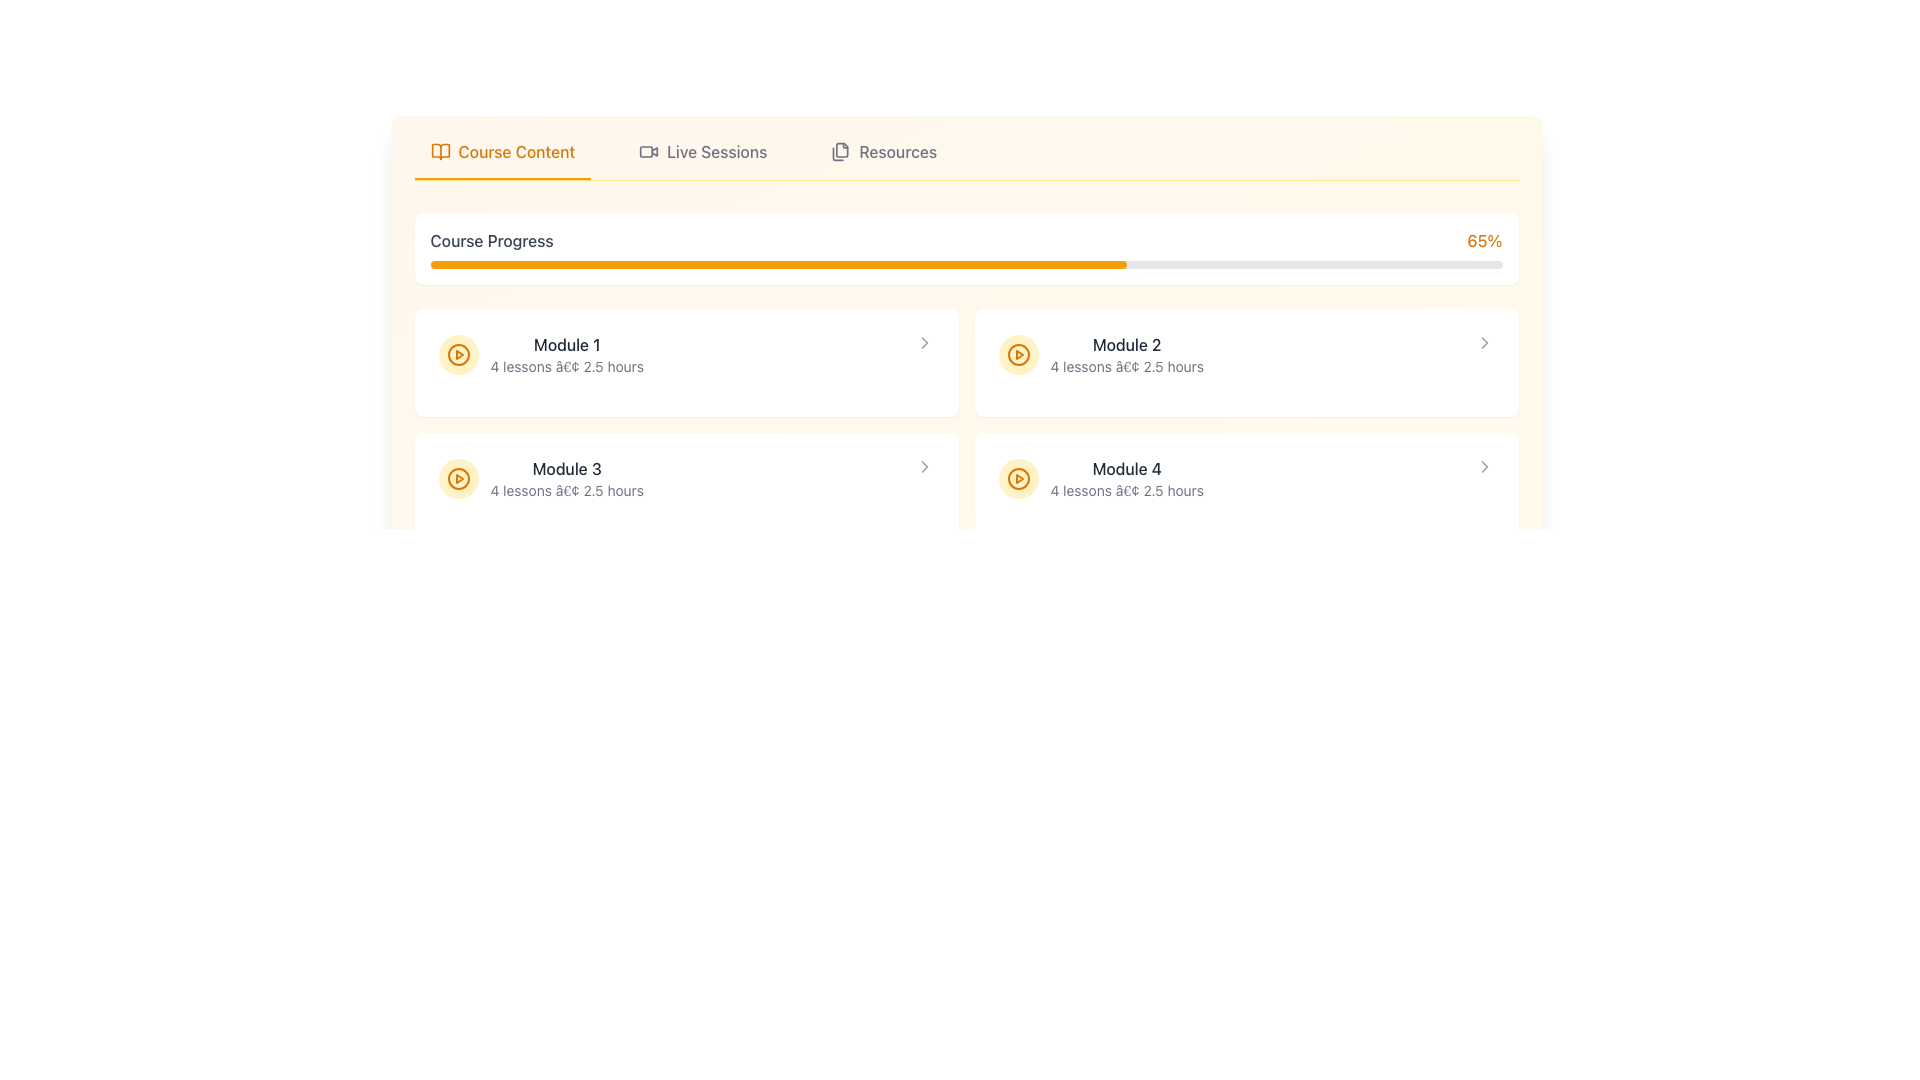  Describe the element at coordinates (457, 353) in the screenshot. I see `the visual representation of the first circular icon located to the left of the text 'Module 1' in the top-left segment of the grid layout of modules` at that location.